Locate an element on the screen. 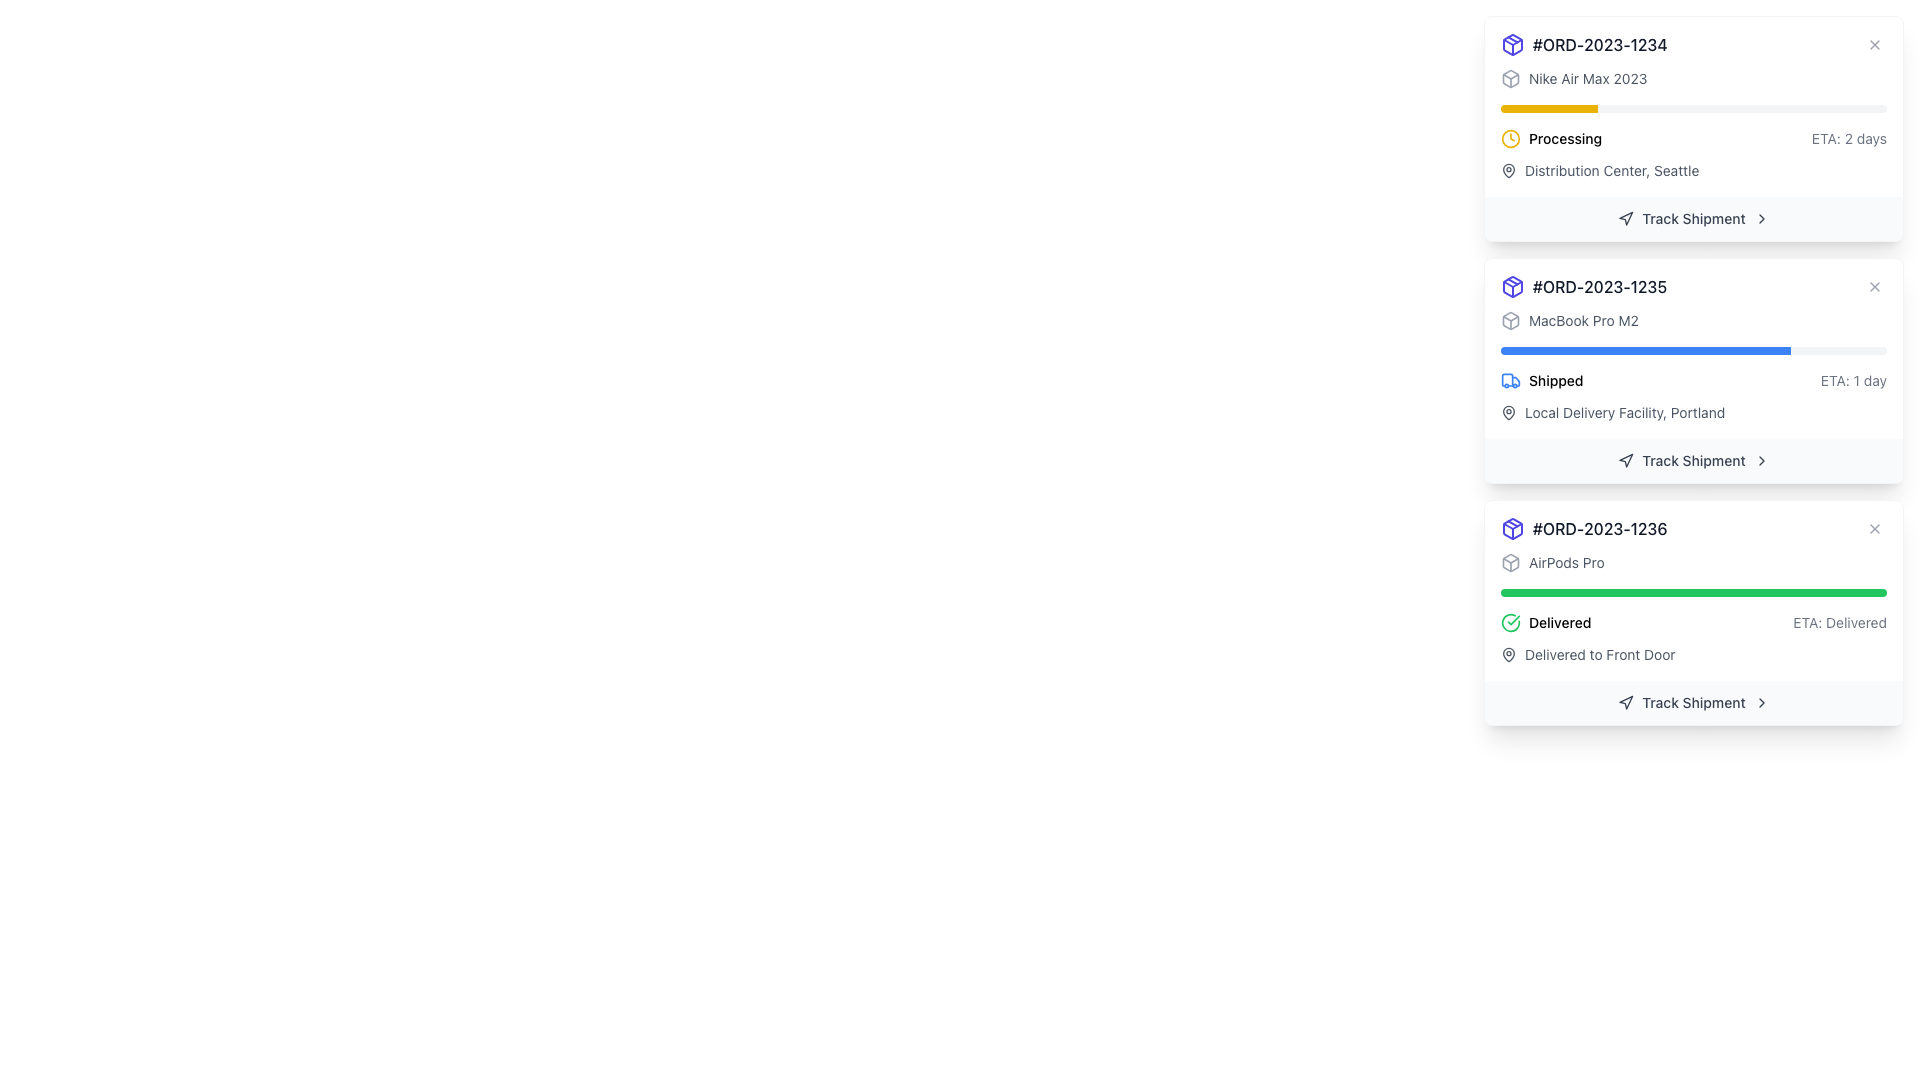 This screenshot has width=1920, height=1080. the 'Processing' label with a yellow clock icon located at the top left corner of the shipment status card to understand the status is located at coordinates (1550, 137).